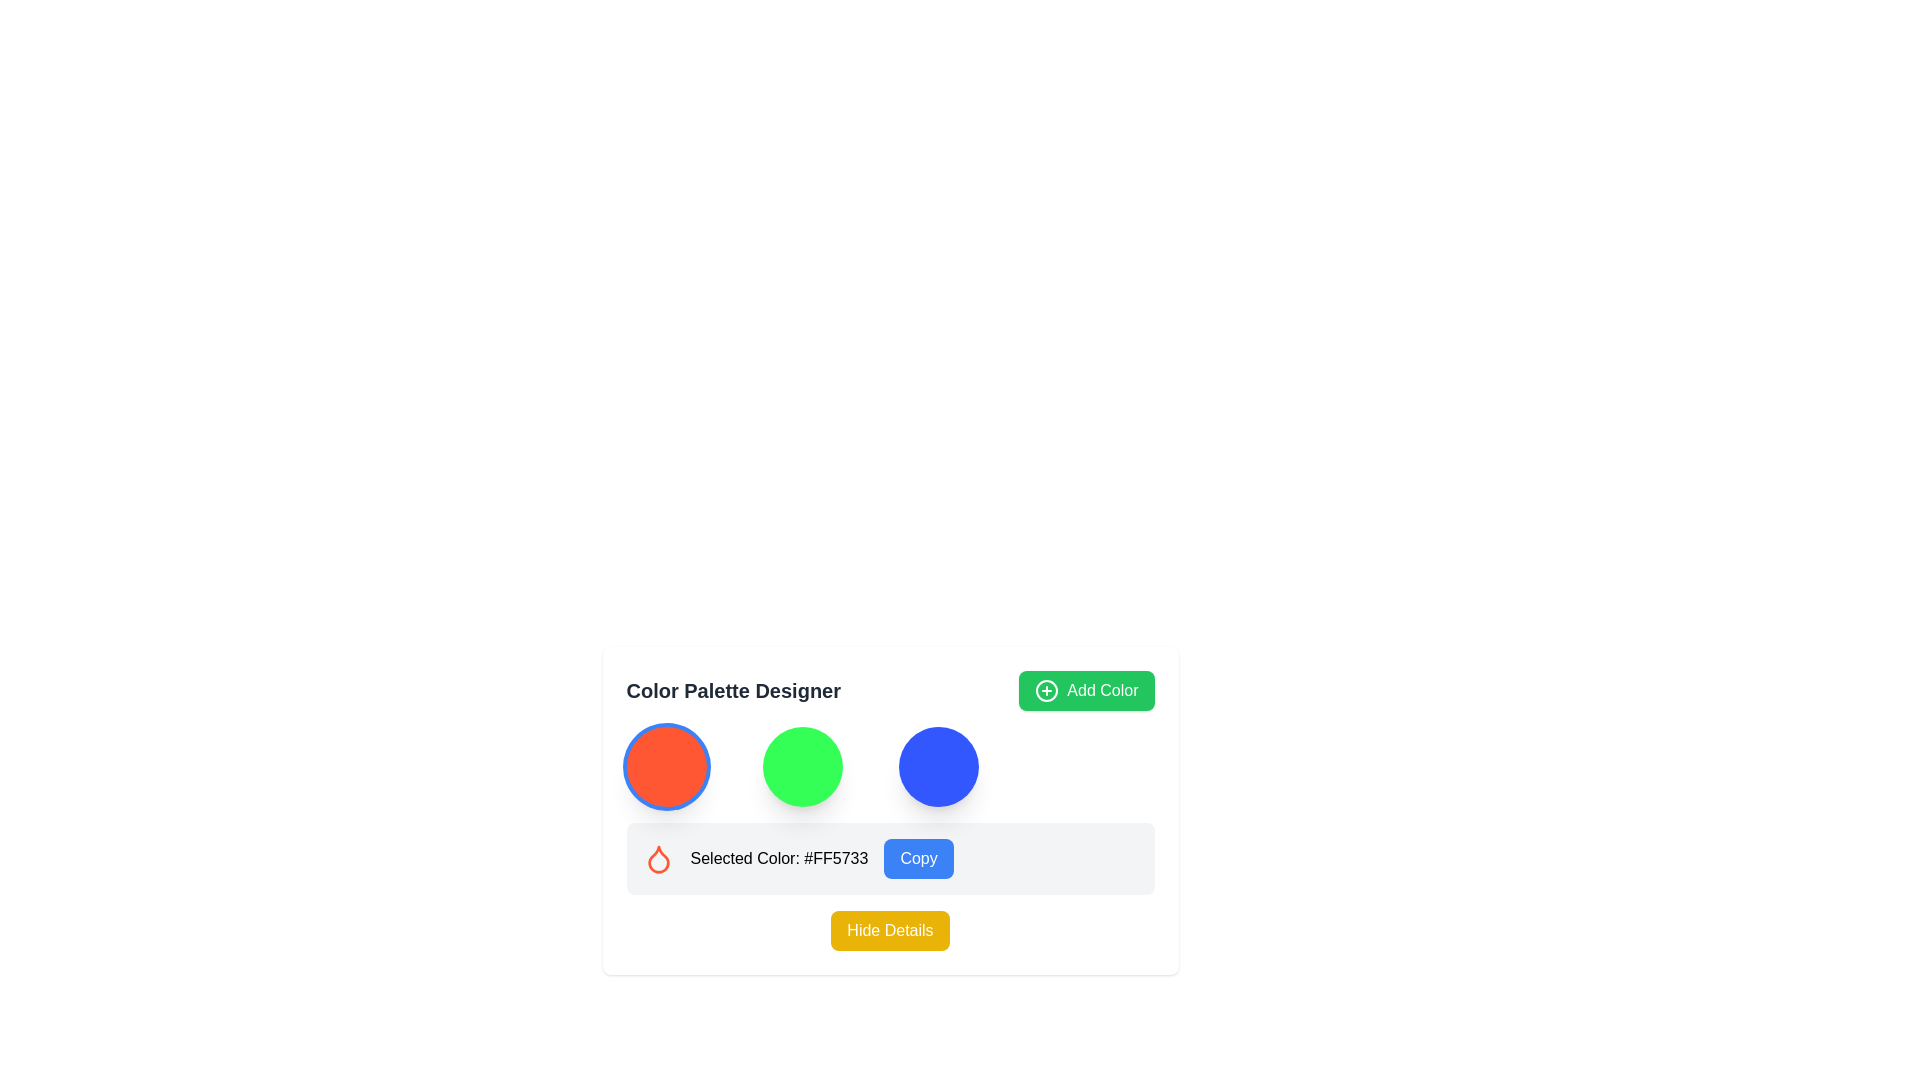 Image resolution: width=1920 pixels, height=1080 pixels. What do you see at coordinates (666, 766) in the screenshot?
I see `the first circular button in the color selection grid at the bottom center of the page` at bounding box center [666, 766].